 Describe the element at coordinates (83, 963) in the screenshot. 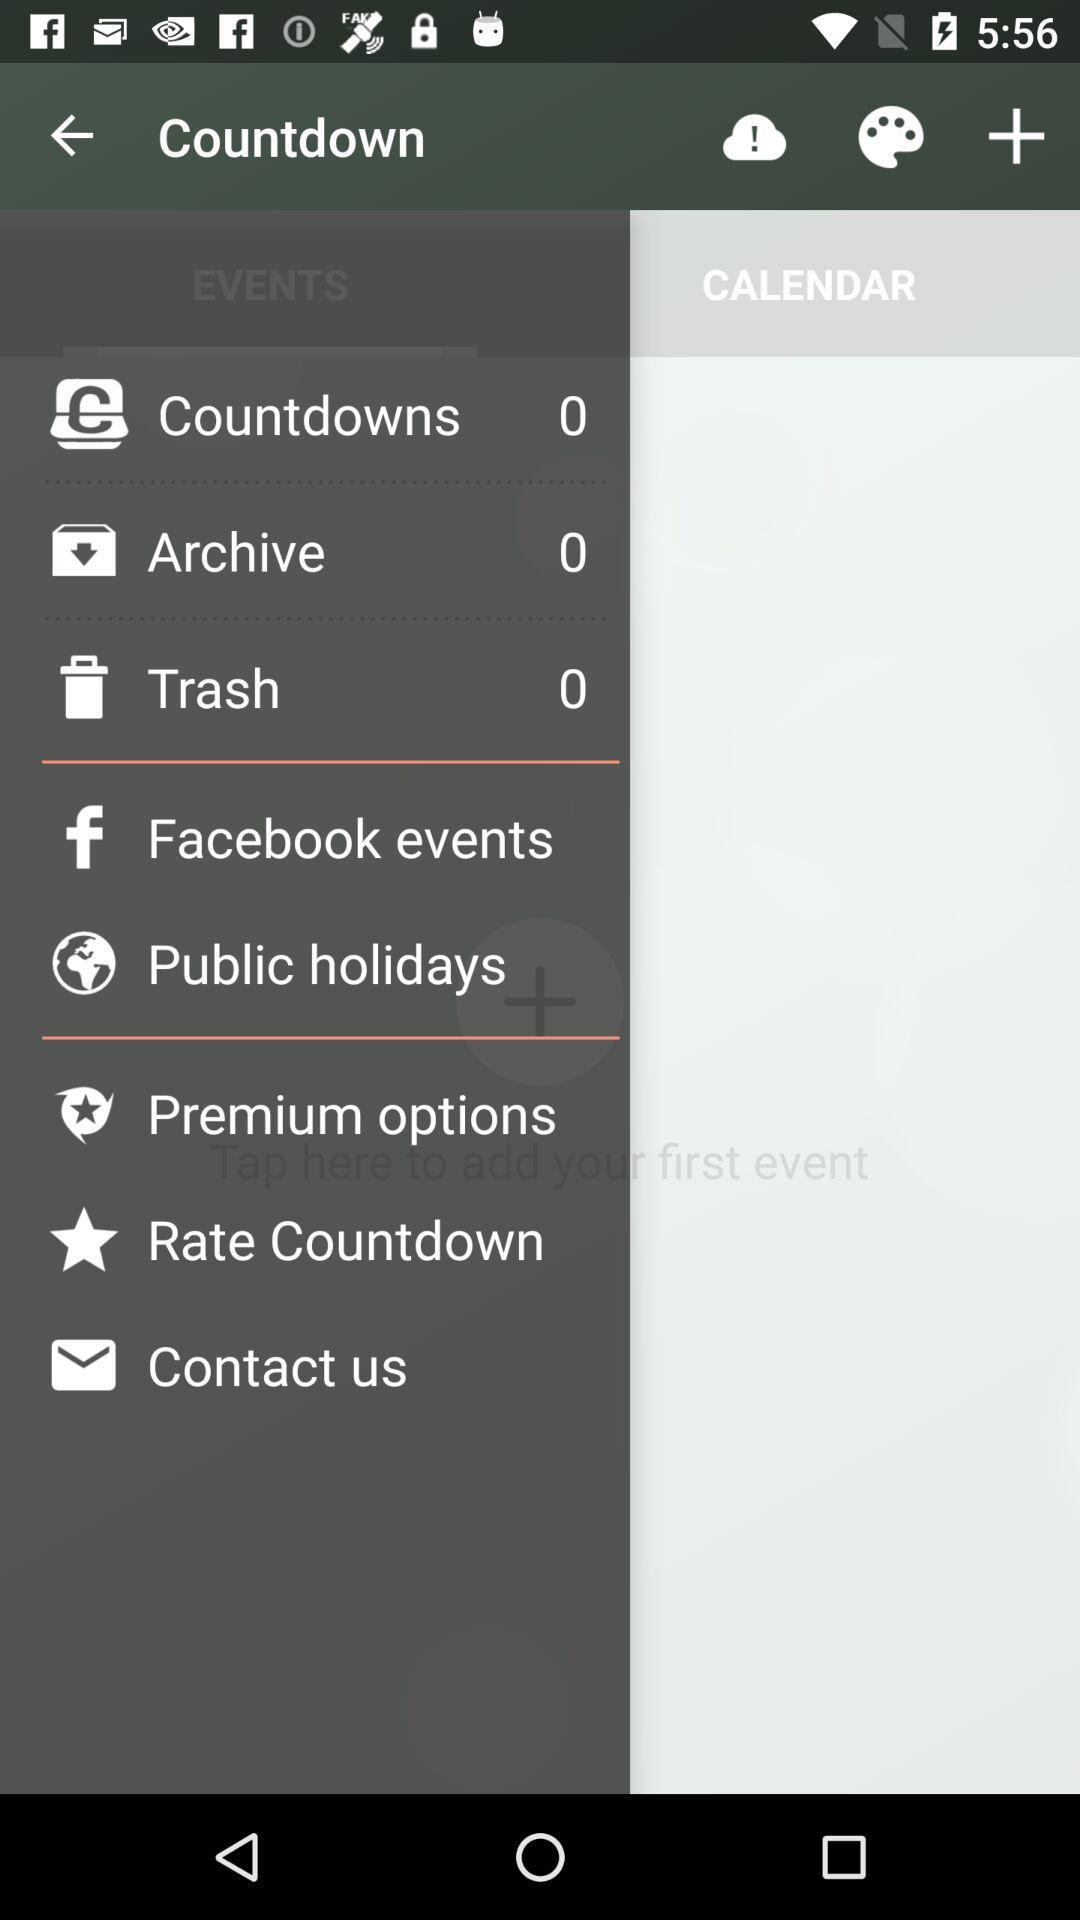

I see `the logo left side of public holidays` at that location.